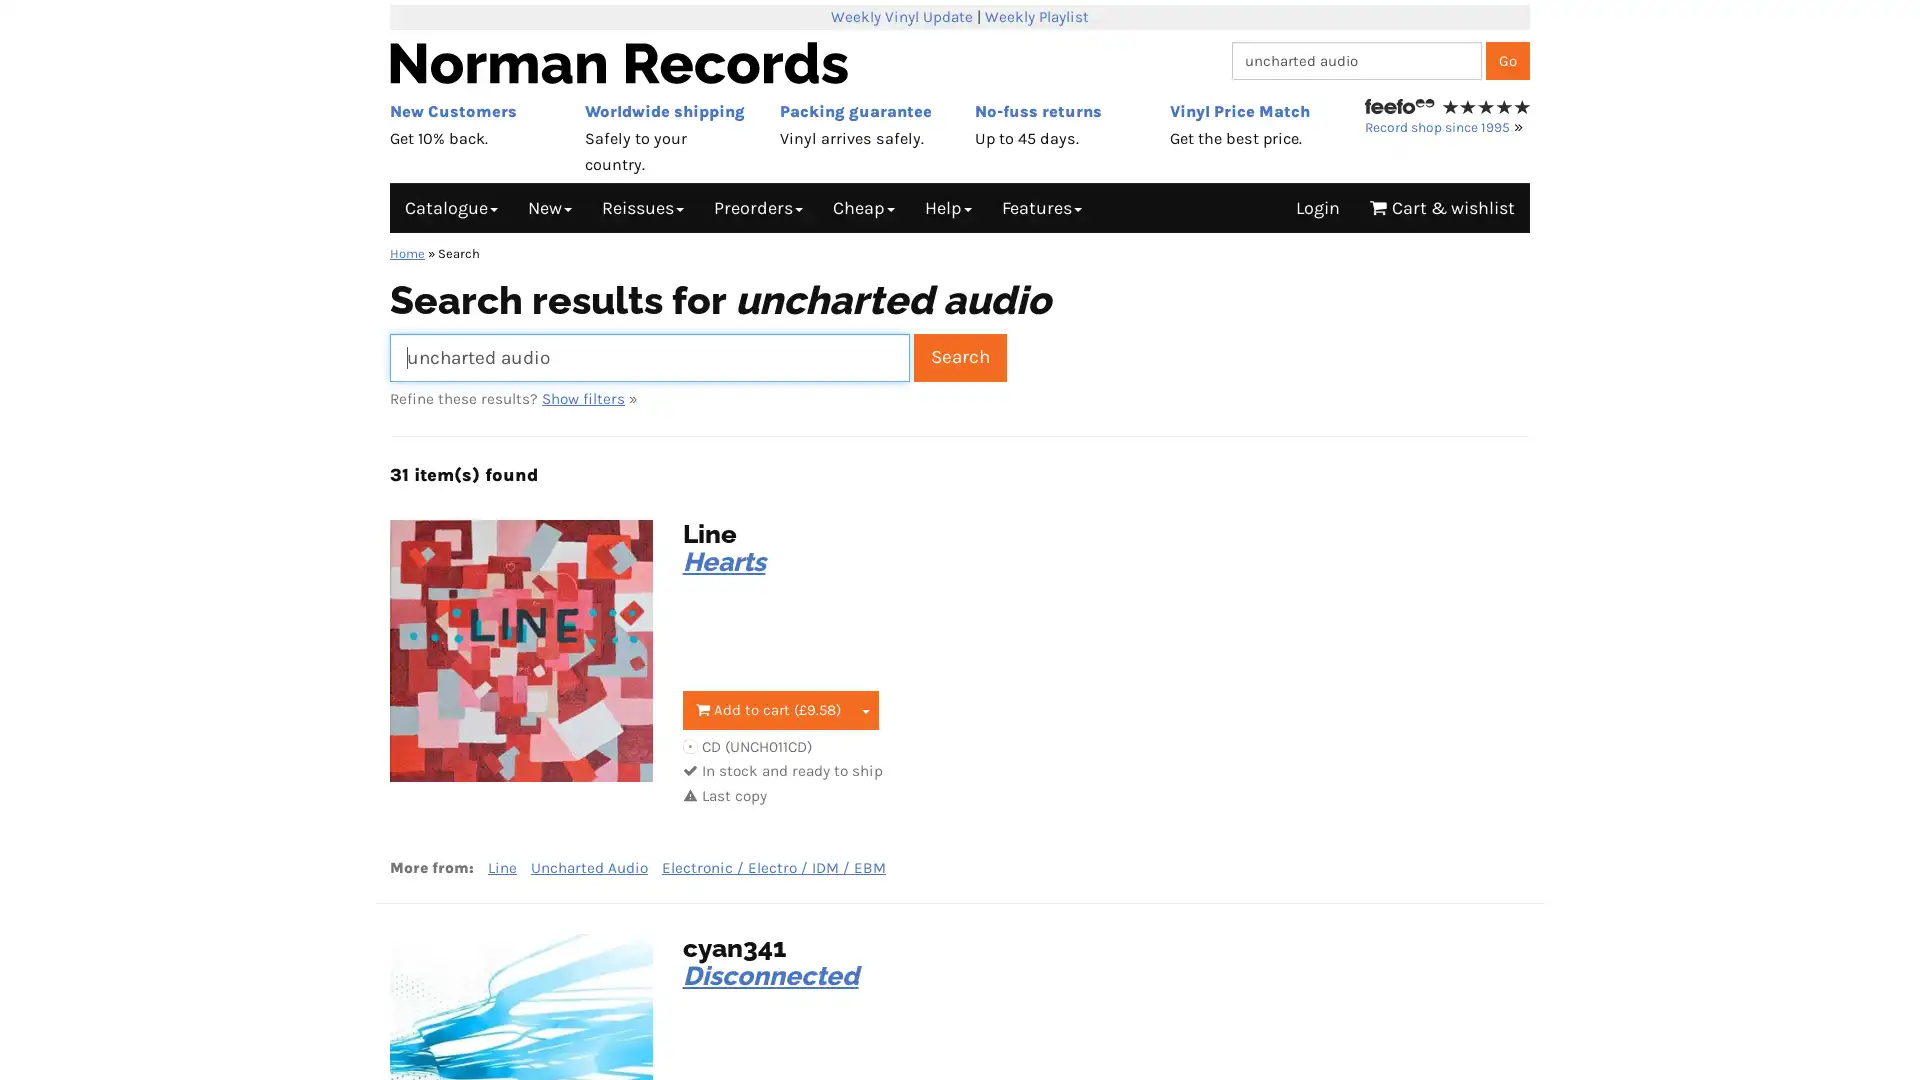  What do you see at coordinates (1507, 59) in the screenshot?
I see `Go` at bounding box center [1507, 59].